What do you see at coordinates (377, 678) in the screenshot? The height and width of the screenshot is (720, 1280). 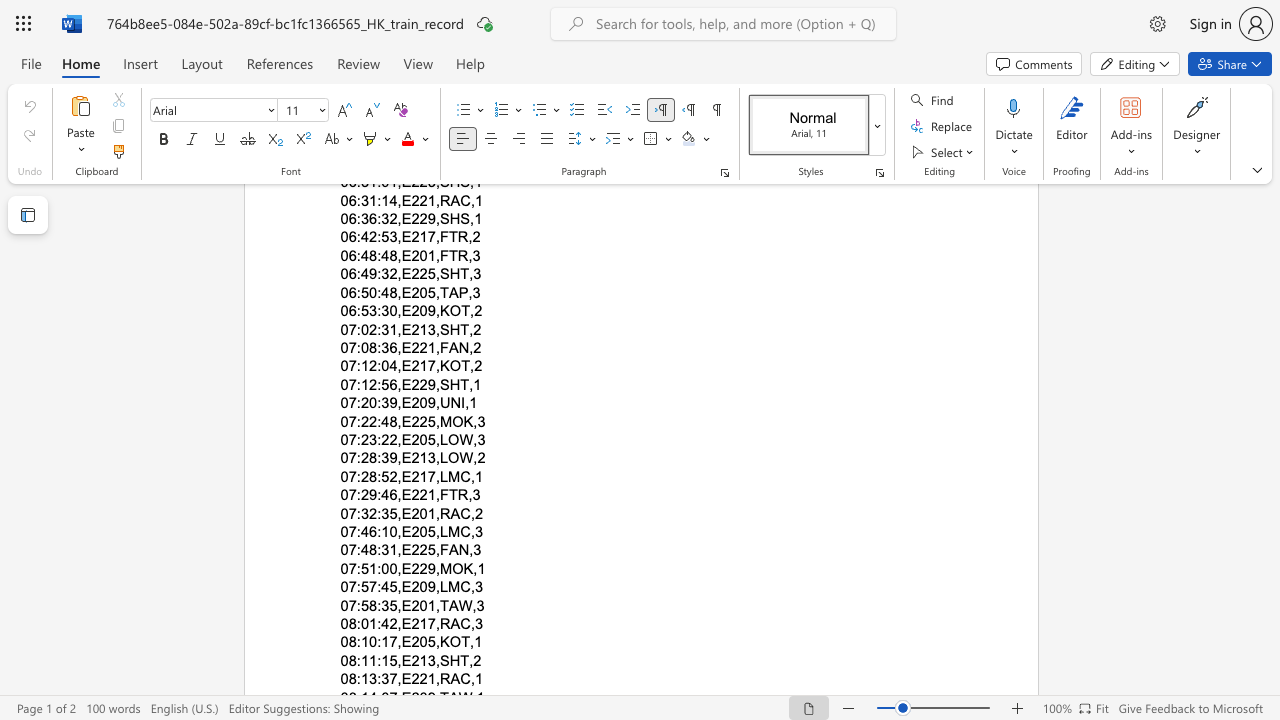 I see `the subset text ":37,E221,RAC," within the text "08:13:37,E221,RAC,1"` at bounding box center [377, 678].